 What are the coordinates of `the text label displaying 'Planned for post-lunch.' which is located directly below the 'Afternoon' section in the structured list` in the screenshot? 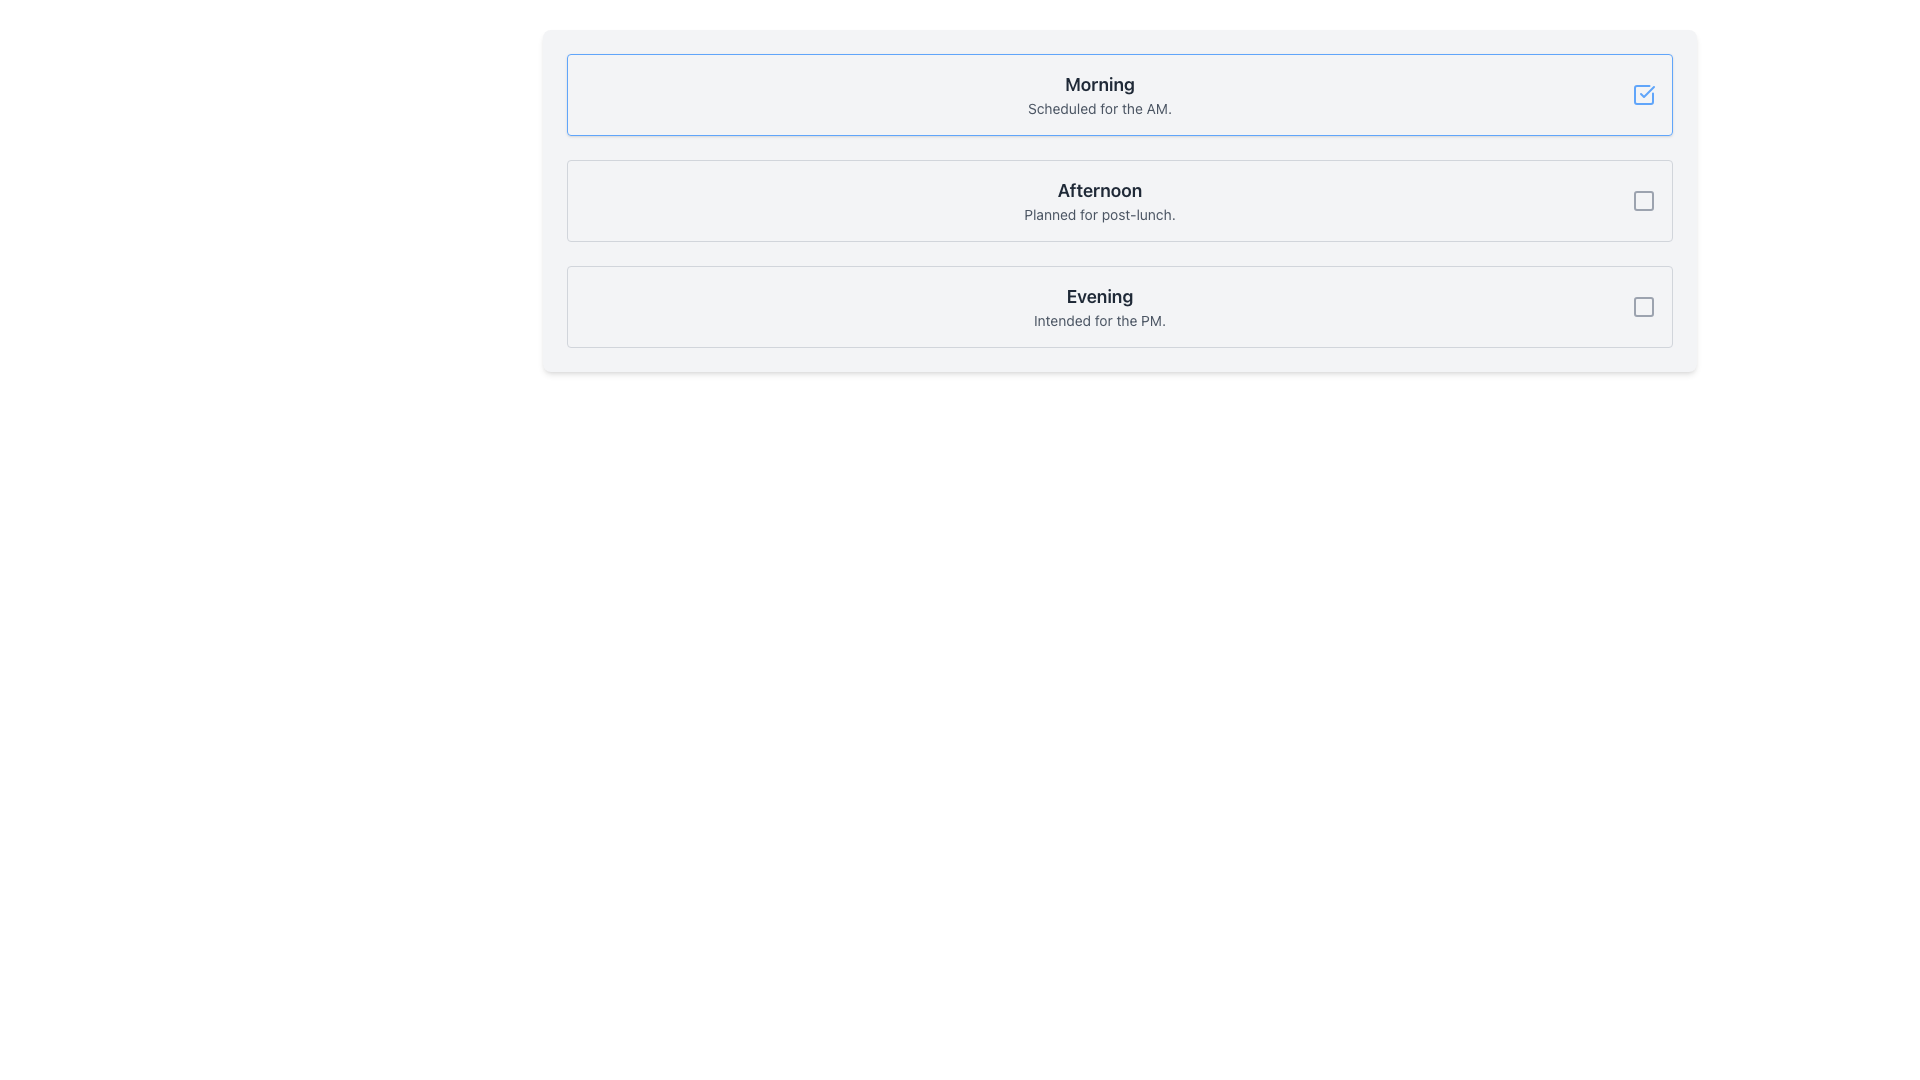 It's located at (1098, 215).